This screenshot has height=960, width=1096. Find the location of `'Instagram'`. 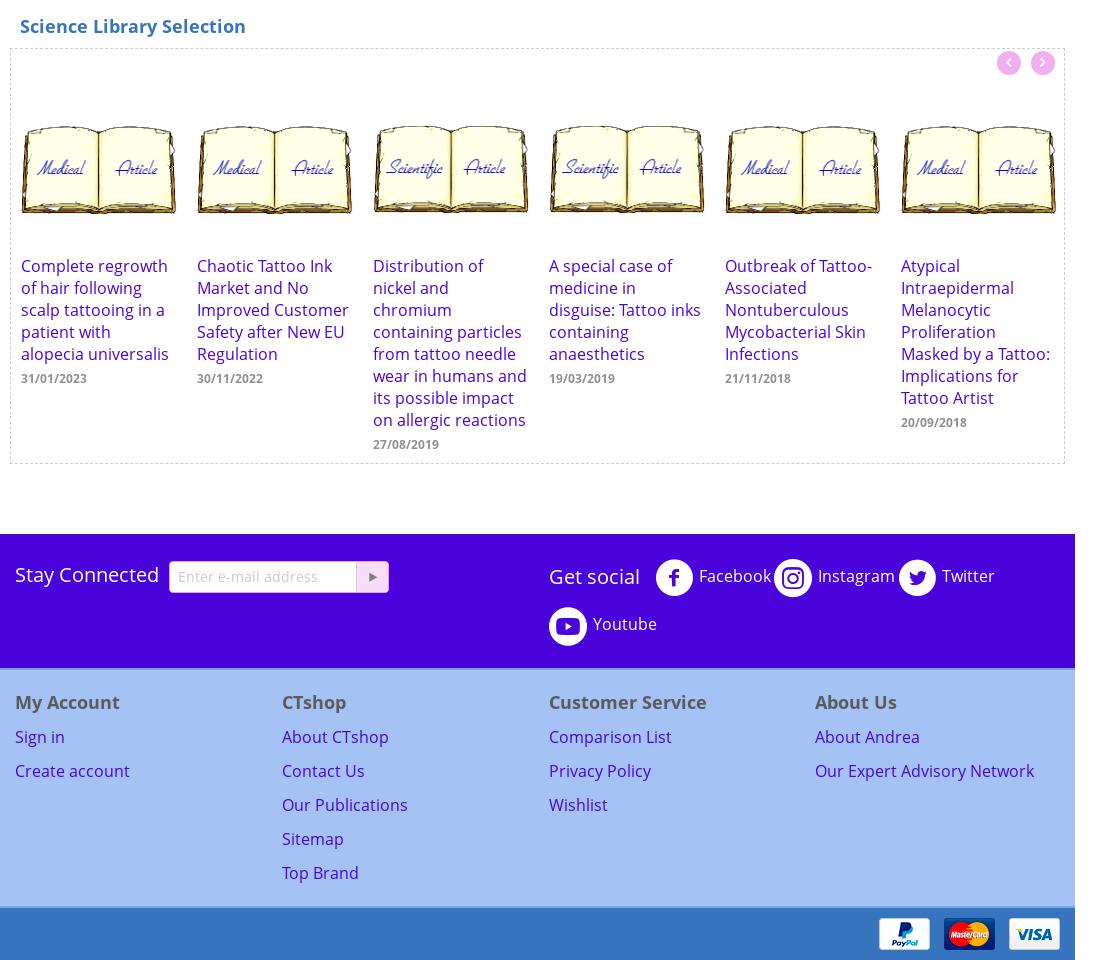

'Instagram' is located at coordinates (854, 576).